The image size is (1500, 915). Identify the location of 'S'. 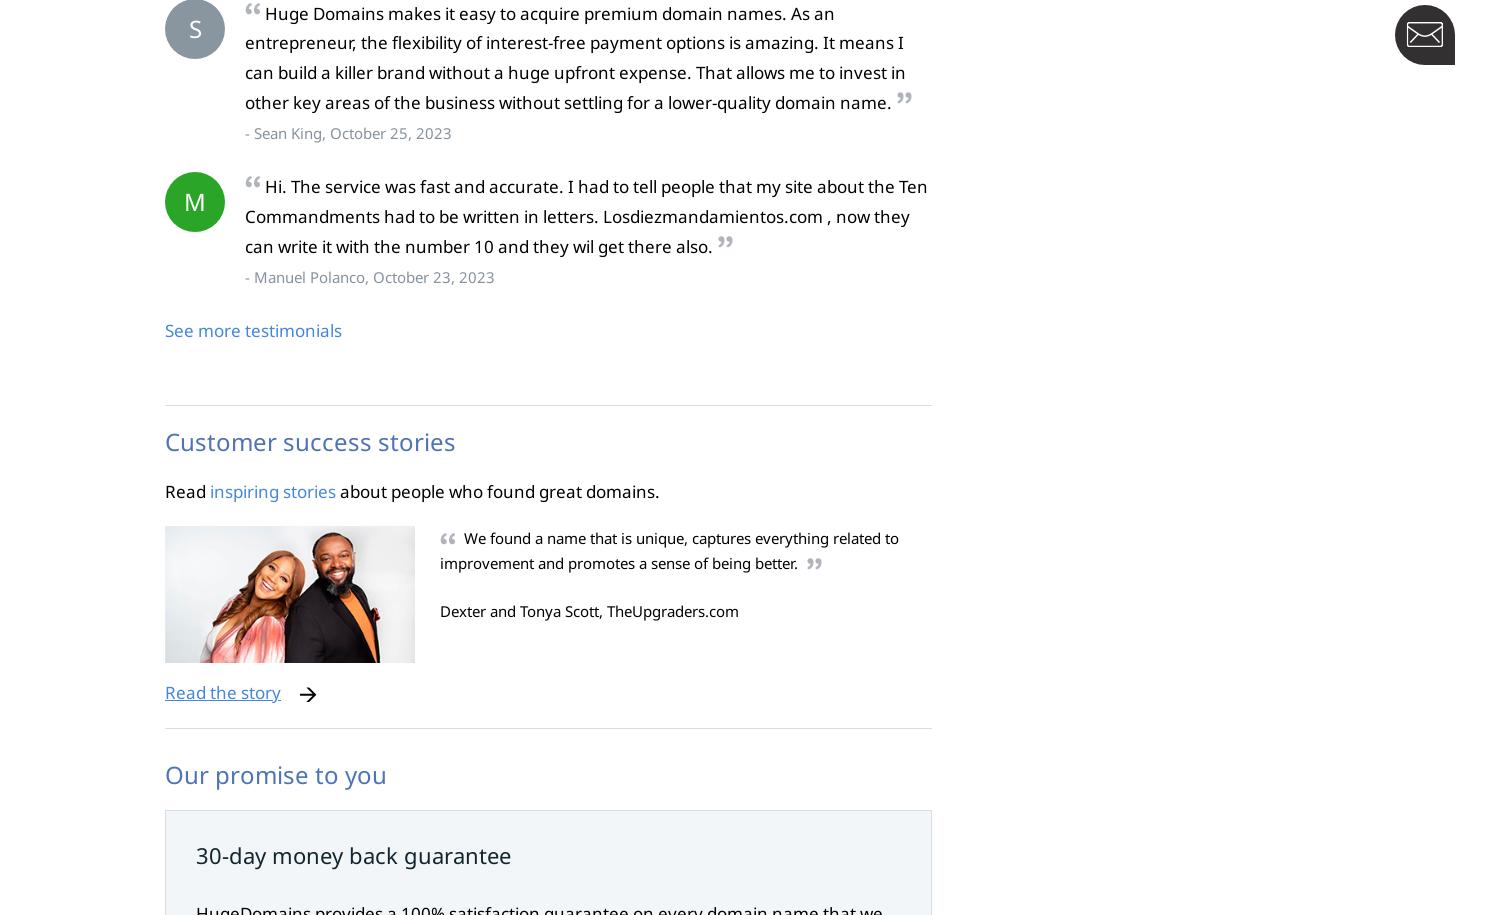
(193, 27).